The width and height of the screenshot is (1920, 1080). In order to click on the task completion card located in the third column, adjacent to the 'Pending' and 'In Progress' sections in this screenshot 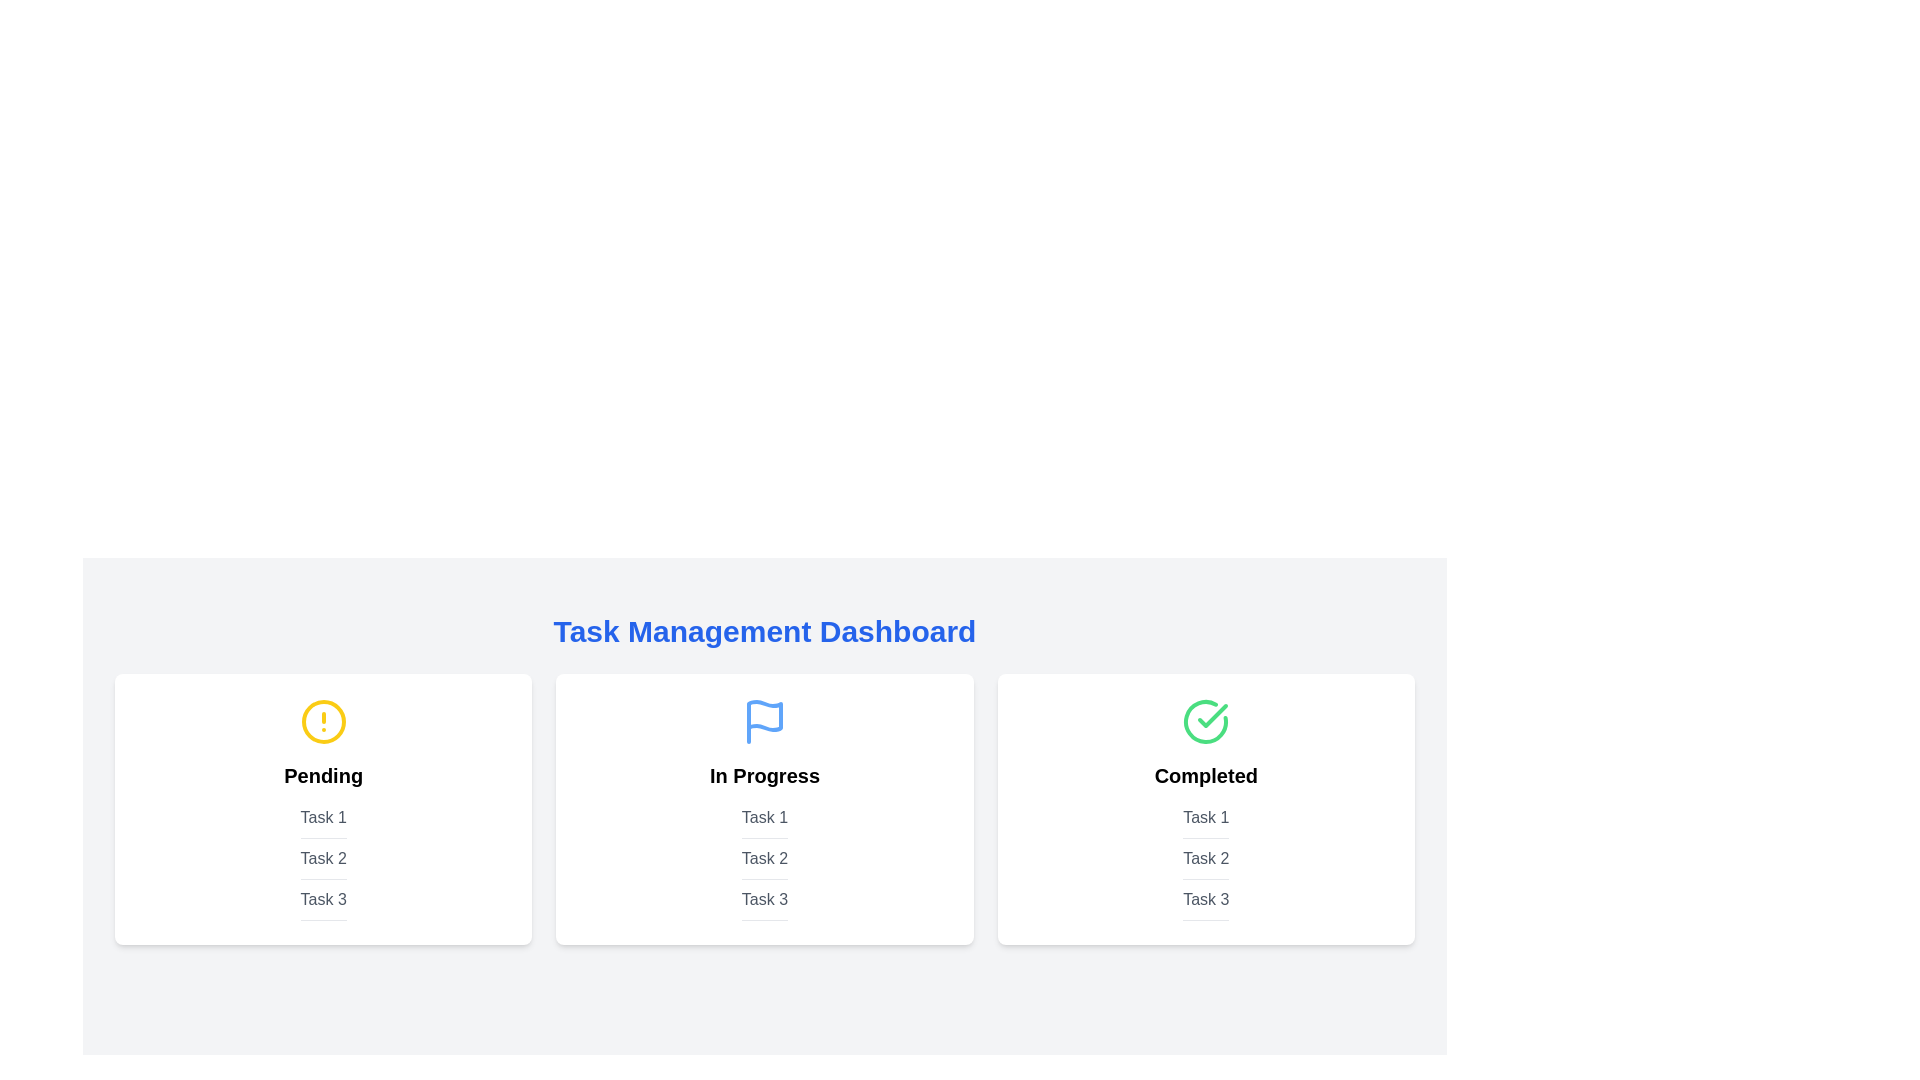, I will do `click(1205, 808)`.